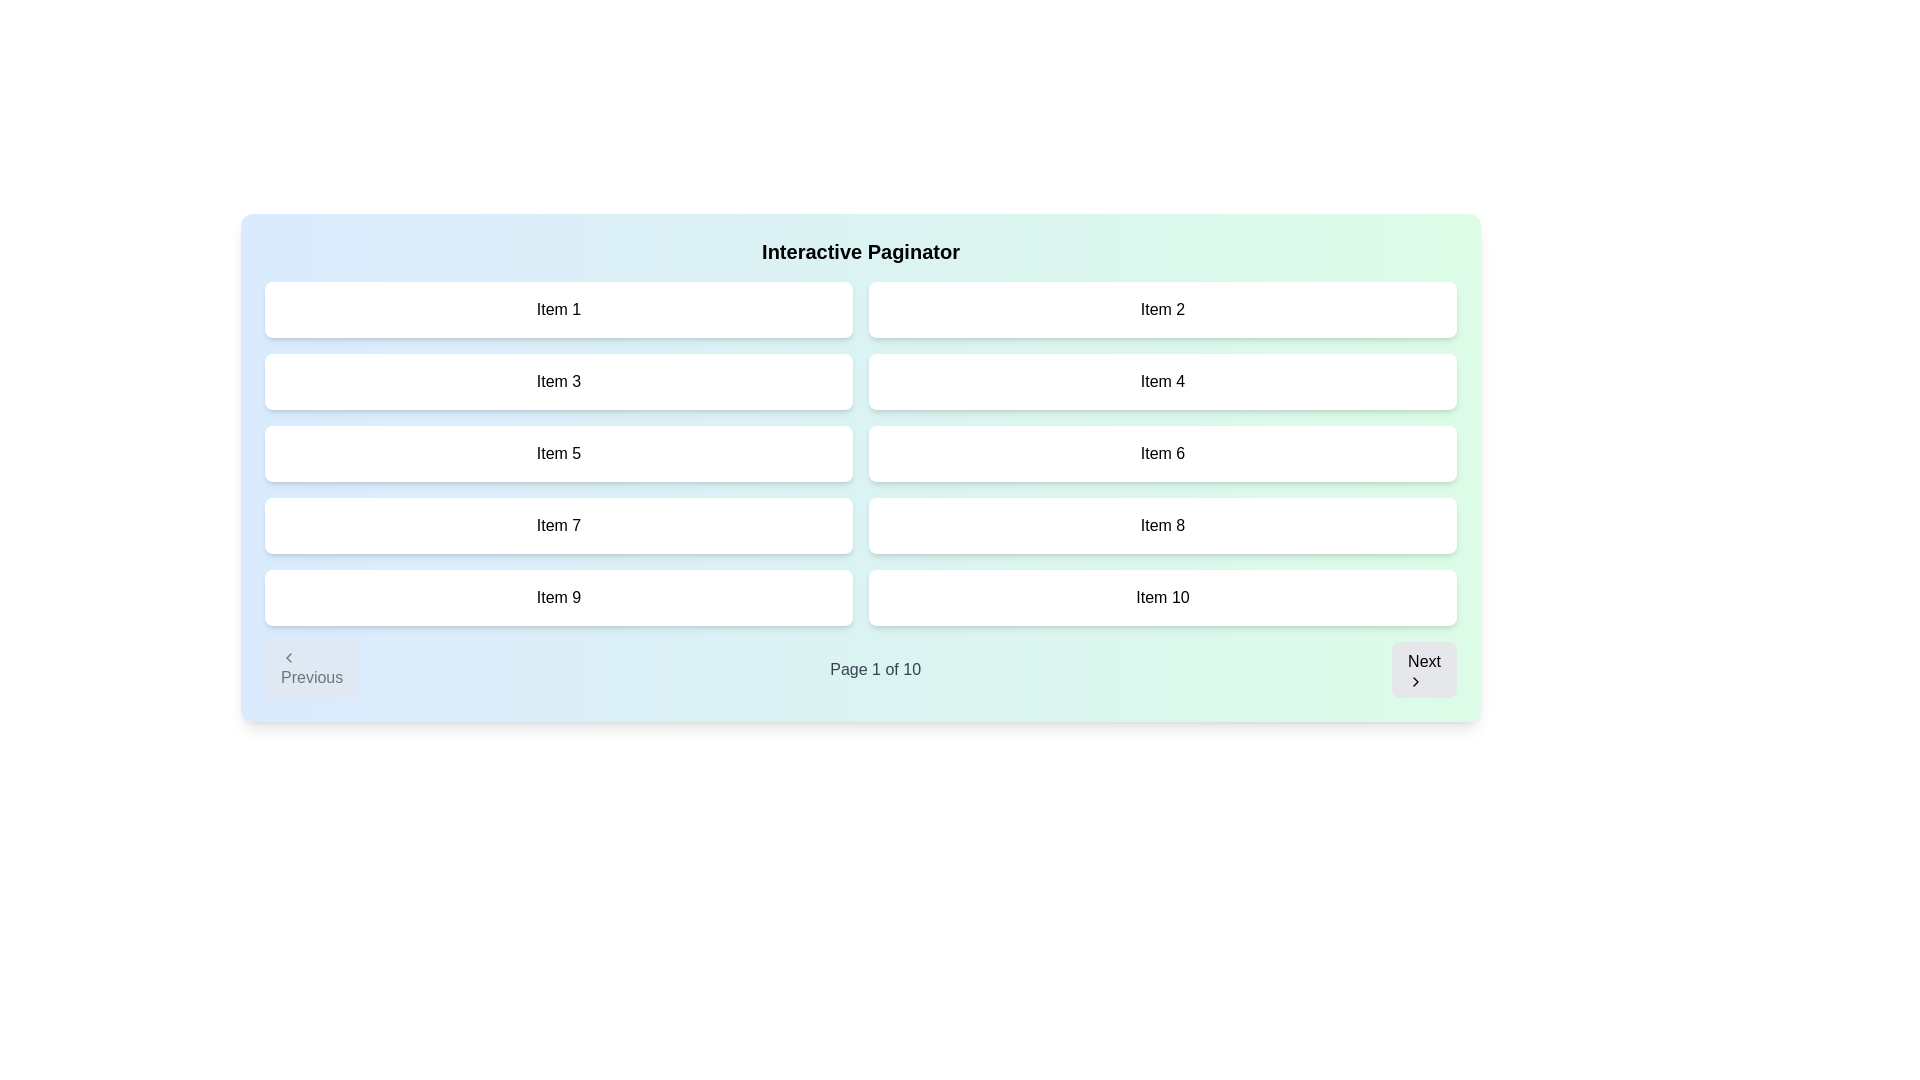 The image size is (1920, 1080). What do you see at coordinates (558, 596) in the screenshot?
I see `the ninth item label in the left column of the two-column layout, located at the specified coordinates` at bounding box center [558, 596].